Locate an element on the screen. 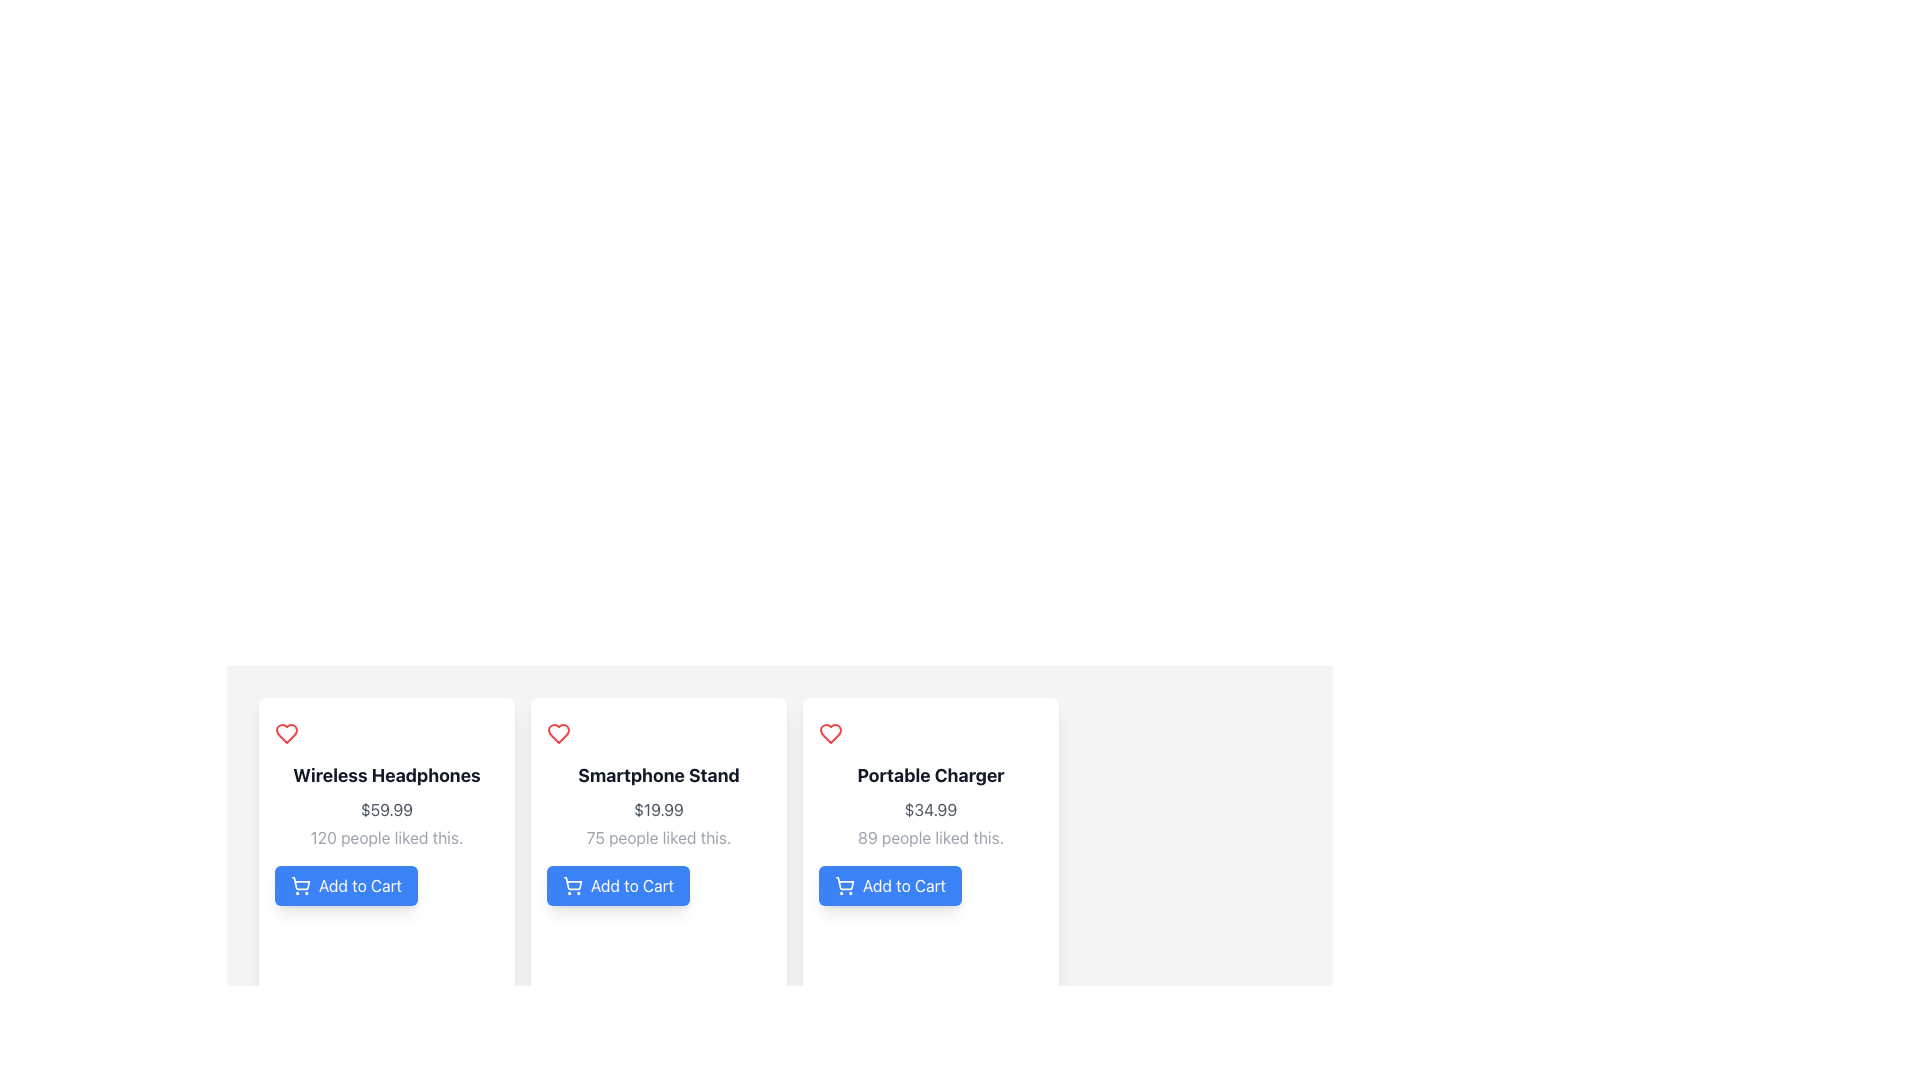  the blue 'Add to Cart' button with rounded corners located below the text '120 people liked this' in the 'Wireless Headphones' card to change its color is located at coordinates (346, 885).